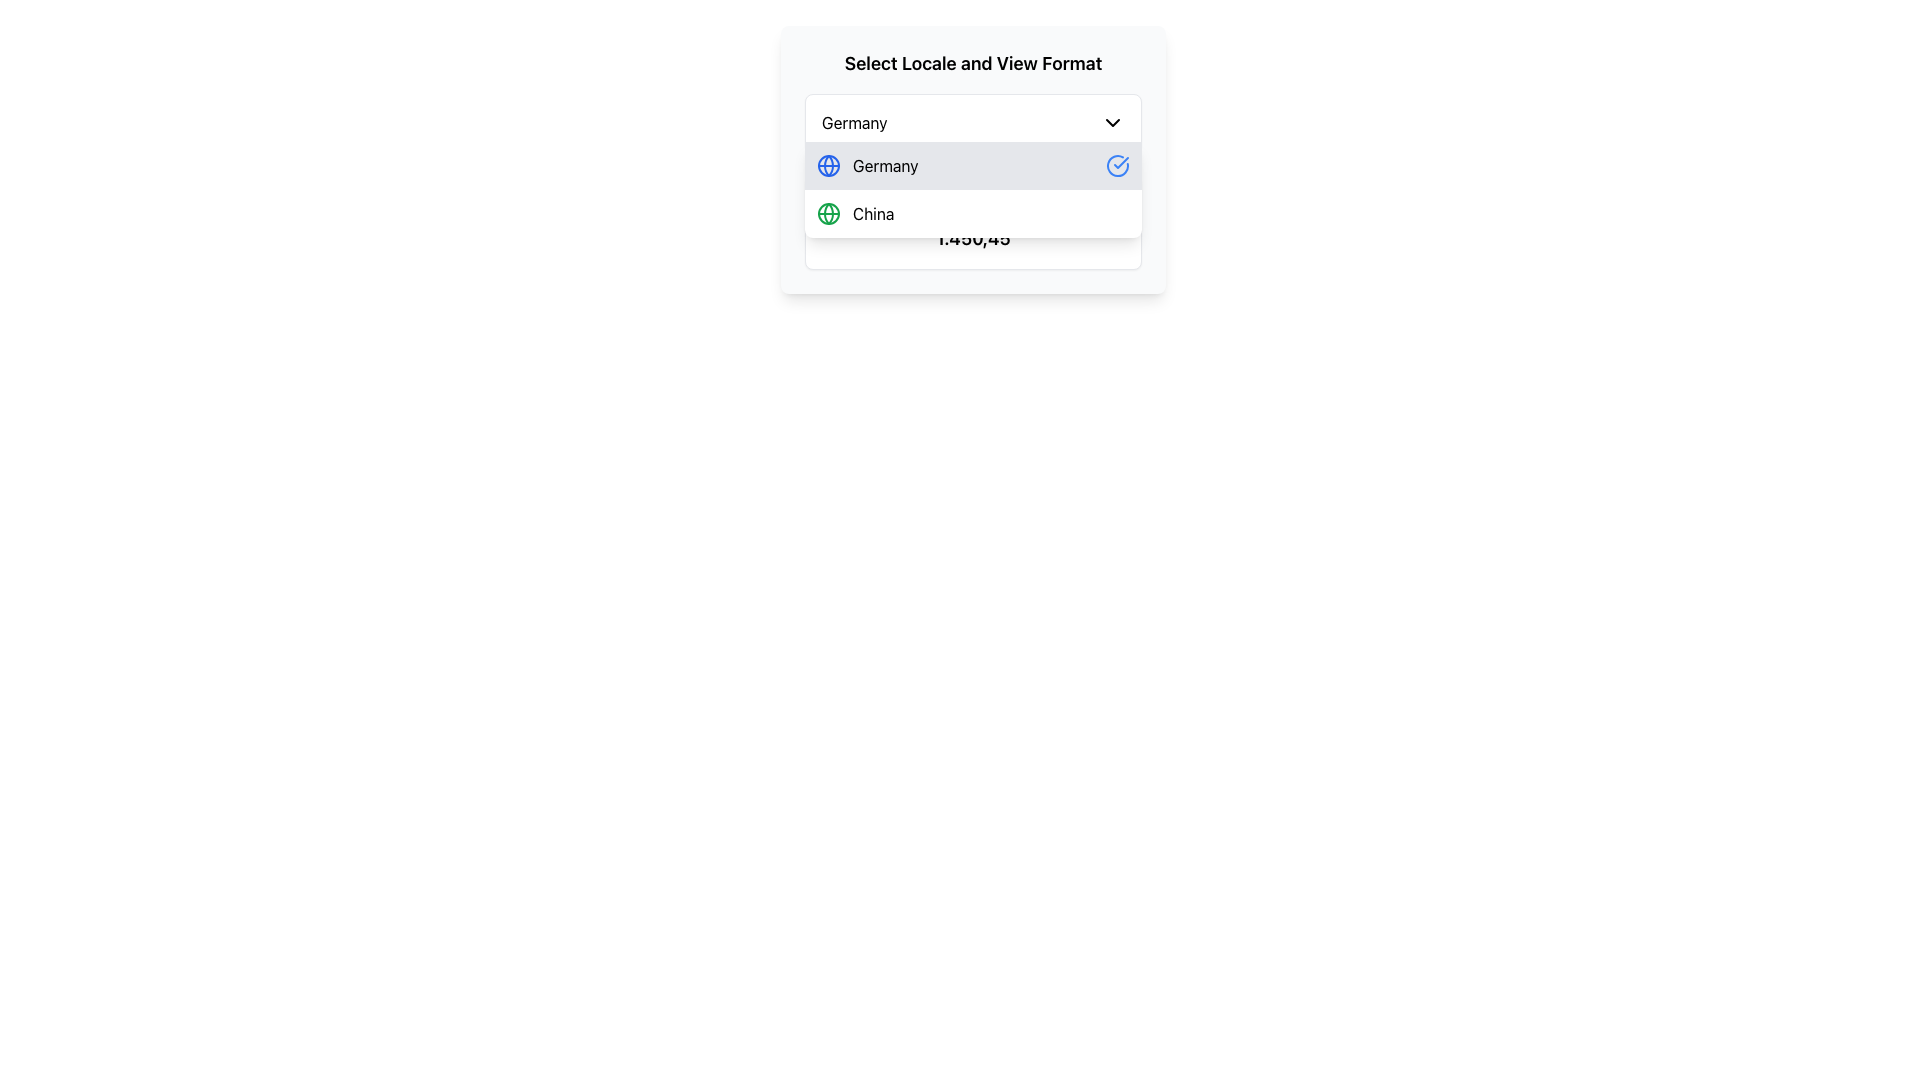  I want to click on the text label that reads 'Select Locale and View Format', which is styled with a large bold font and serves as a header for the section below, so click(973, 63).